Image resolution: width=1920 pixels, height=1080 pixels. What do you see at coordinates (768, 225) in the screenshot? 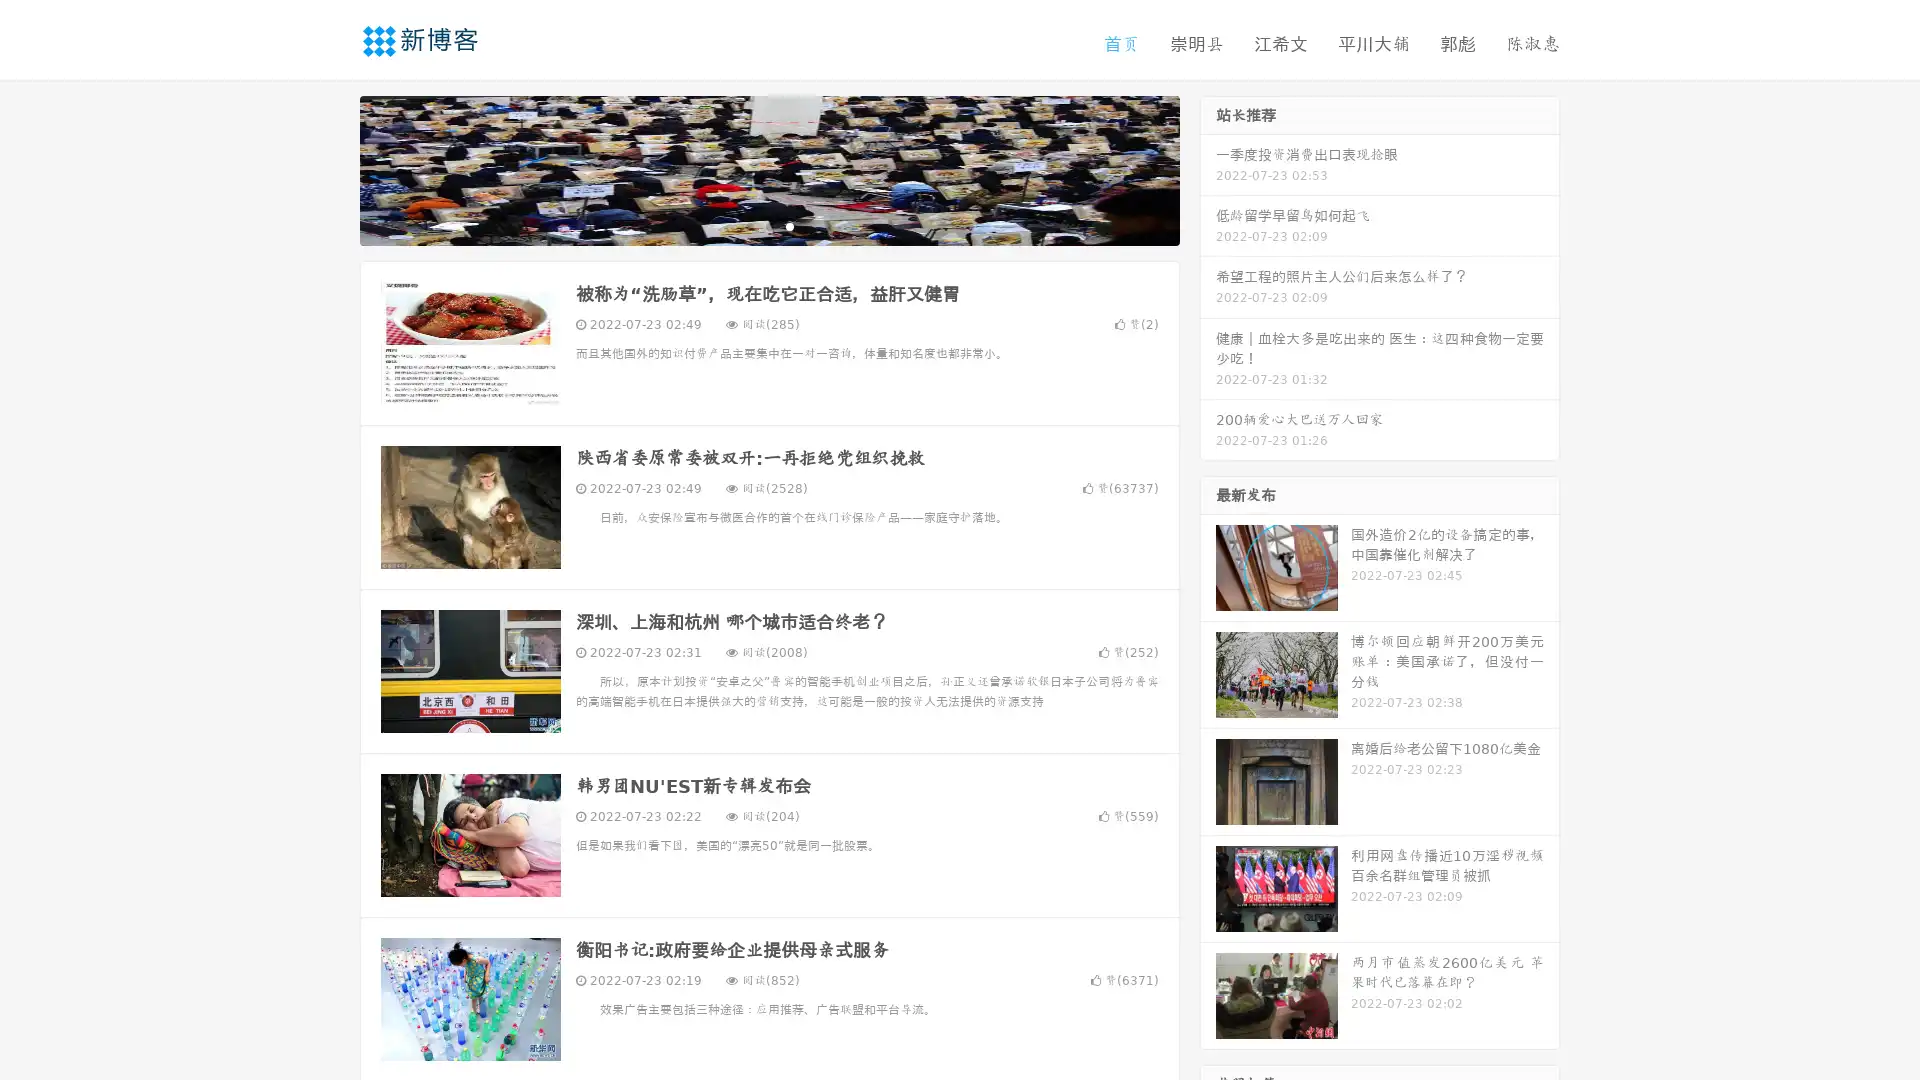
I see `Go to slide 2` at bounding box center [768, 225].